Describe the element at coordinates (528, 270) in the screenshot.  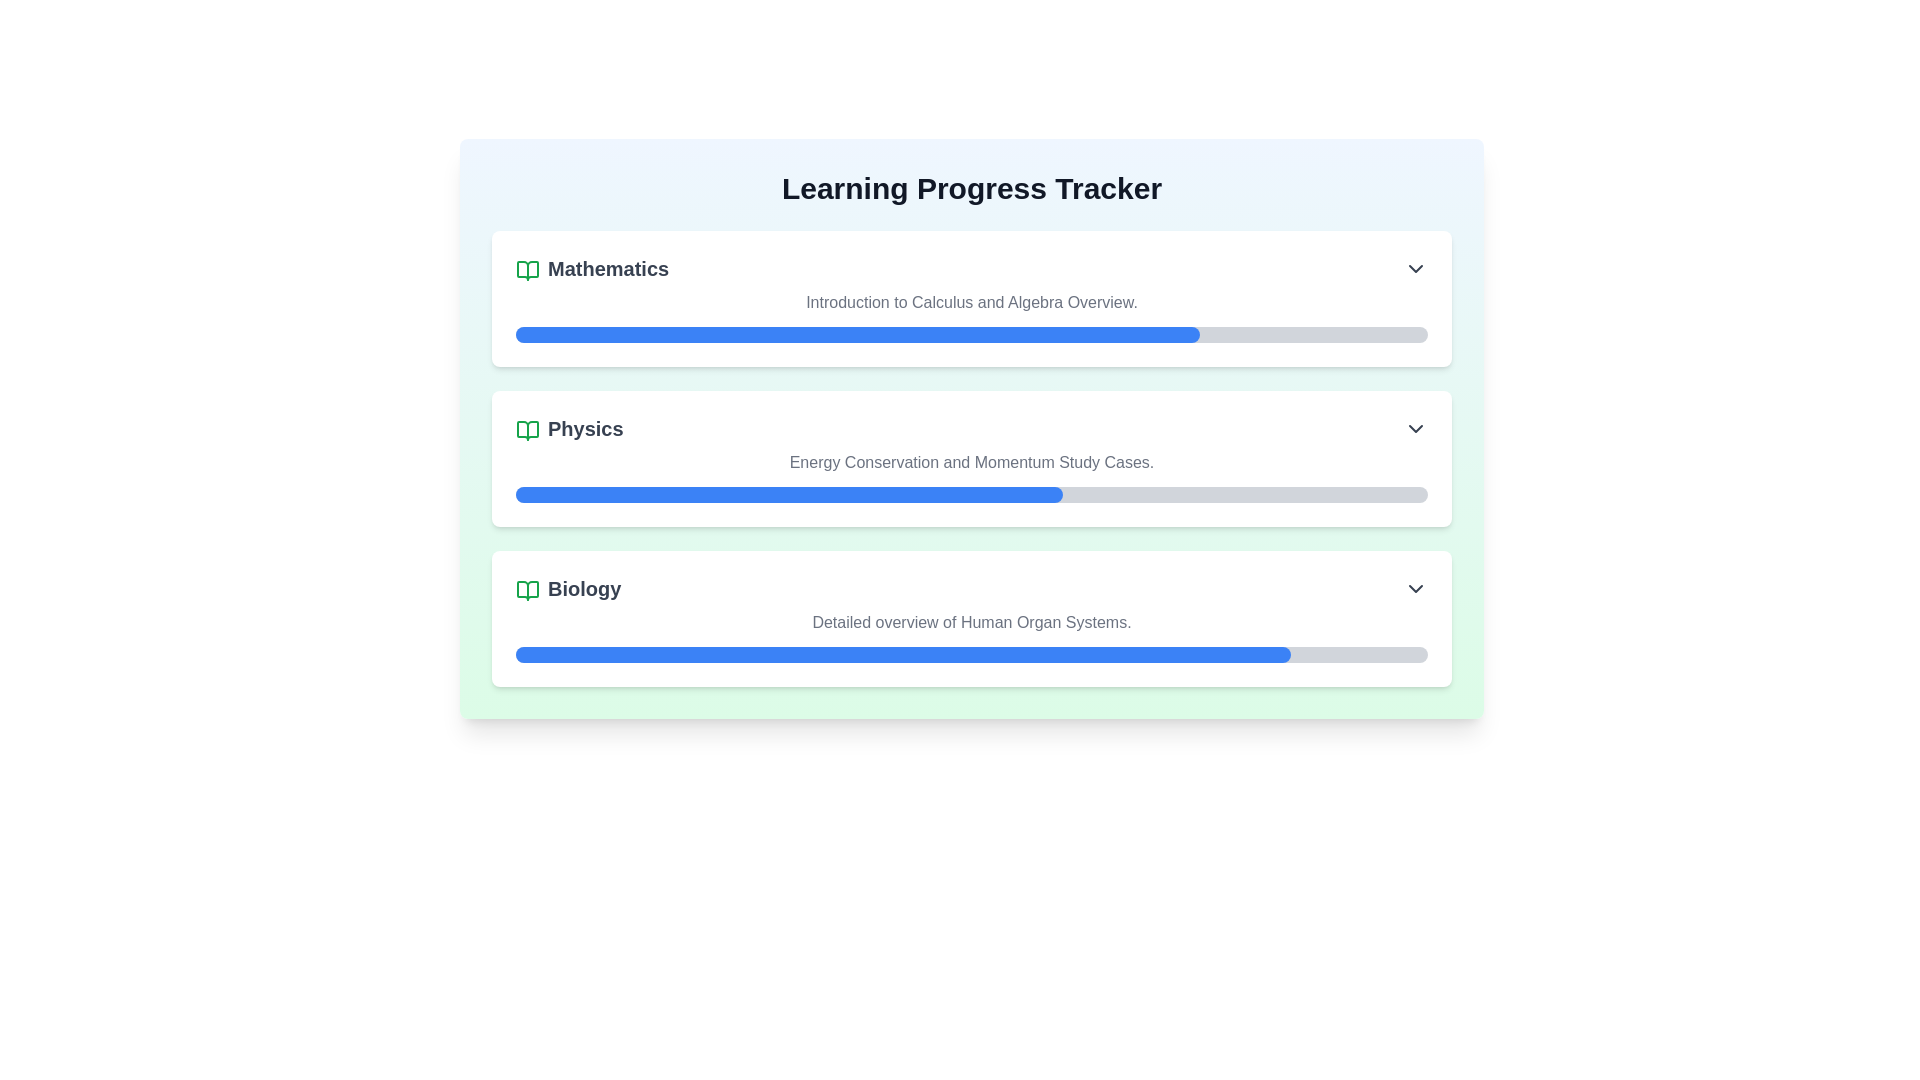
I see `the left half of the open book icon located next to the 'Mathematics' text label to trigger a tooltip or highlight` at that location.